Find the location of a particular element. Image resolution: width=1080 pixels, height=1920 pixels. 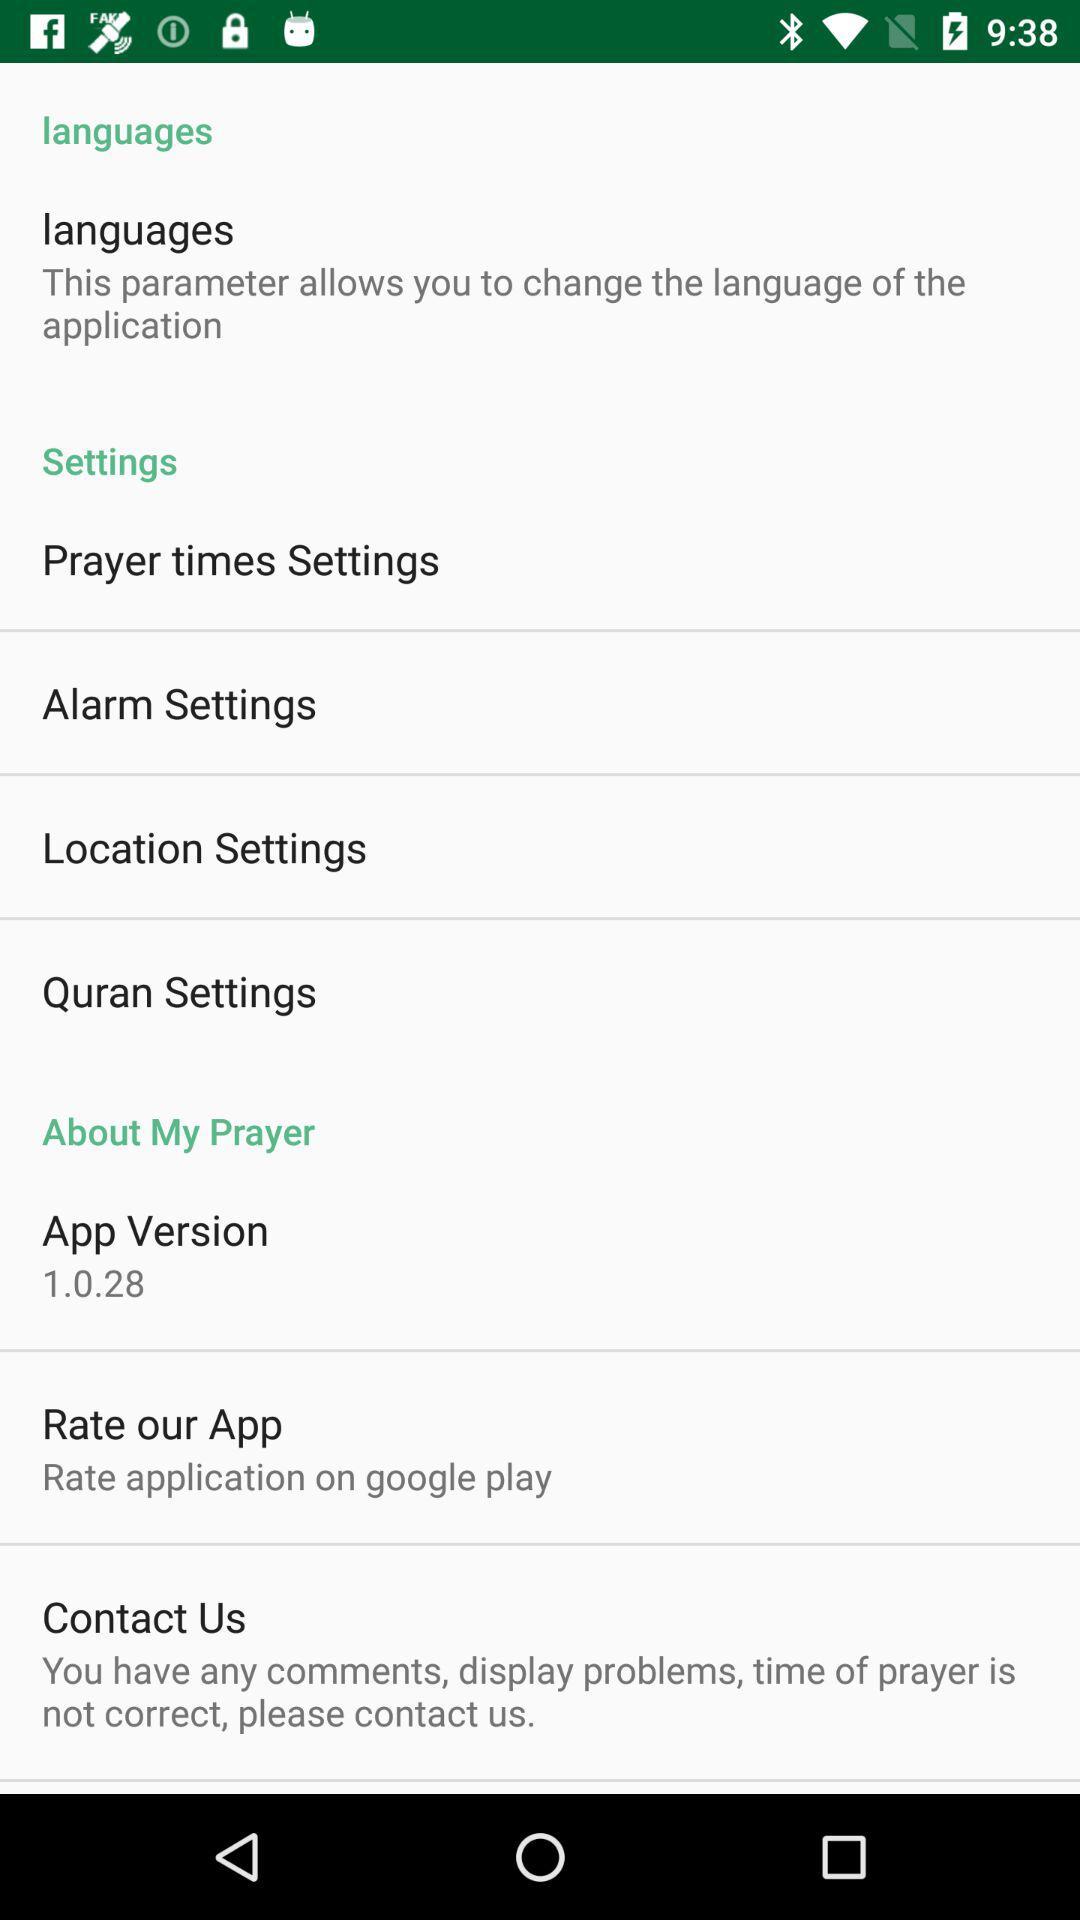

app above app version app is located at coordinates (540, 1108).